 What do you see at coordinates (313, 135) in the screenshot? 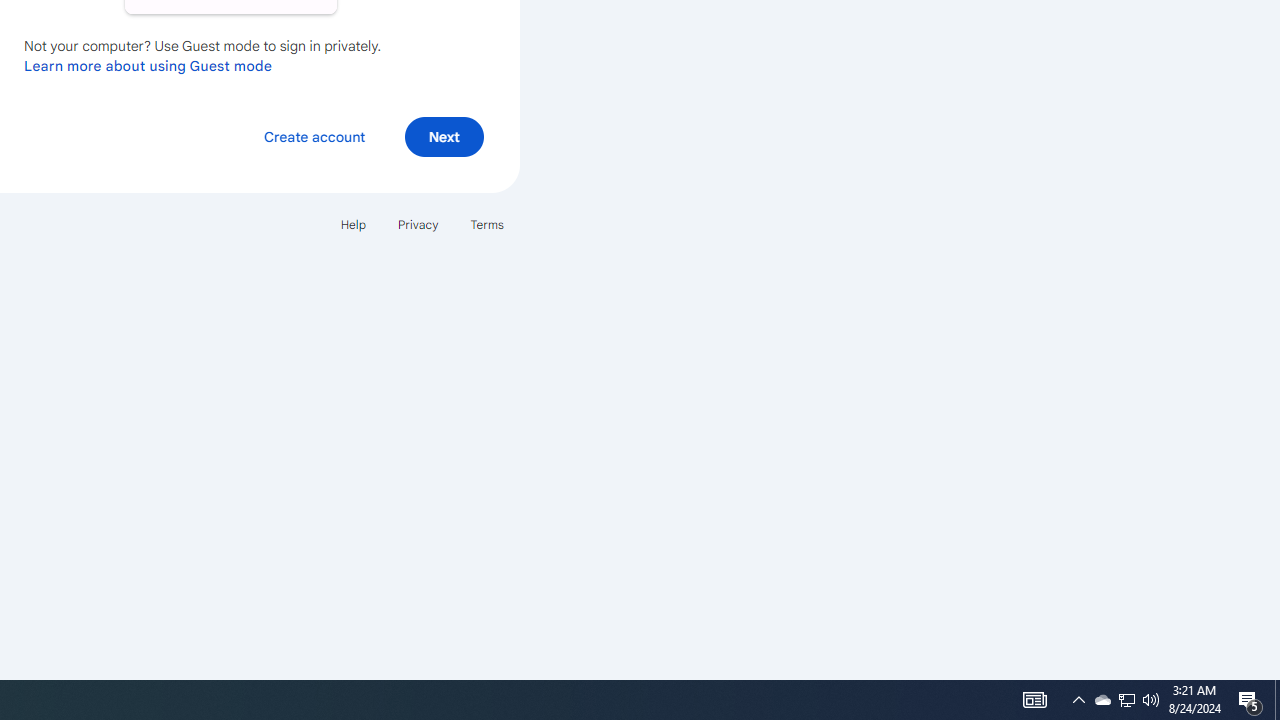
I see `'Create account'` at bounding box center [313, 135].